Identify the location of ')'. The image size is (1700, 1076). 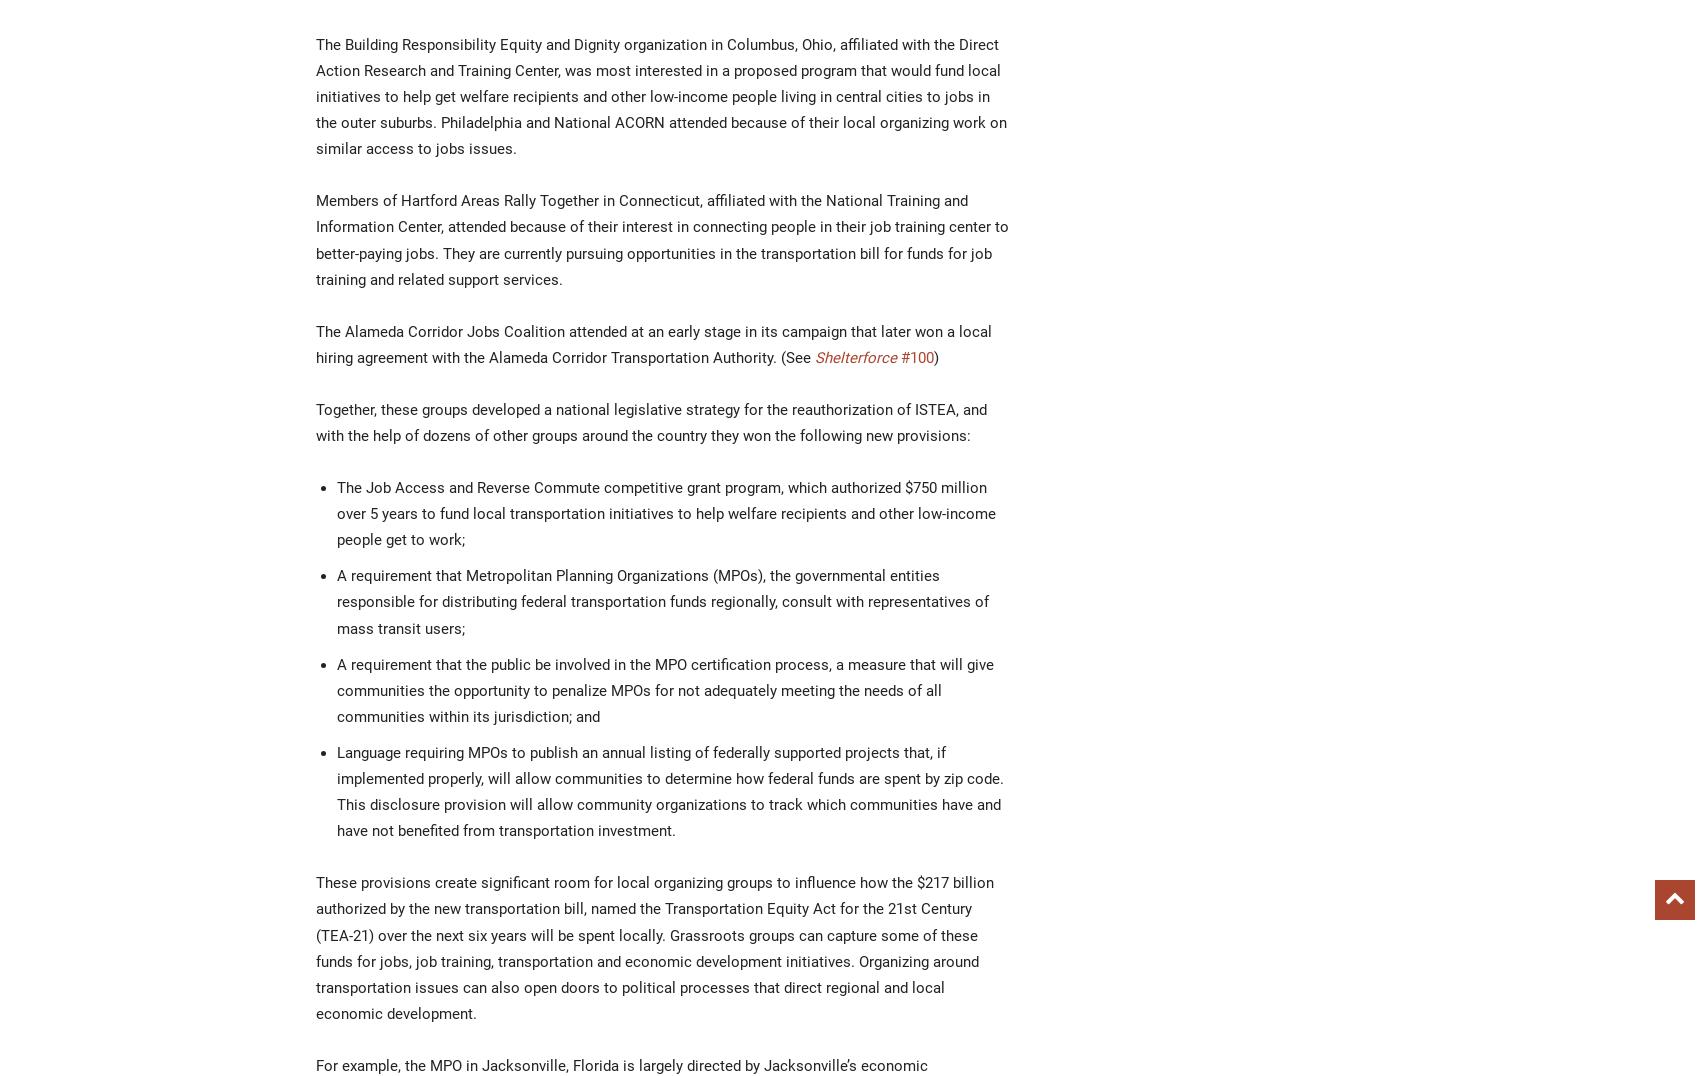
(936, 357).